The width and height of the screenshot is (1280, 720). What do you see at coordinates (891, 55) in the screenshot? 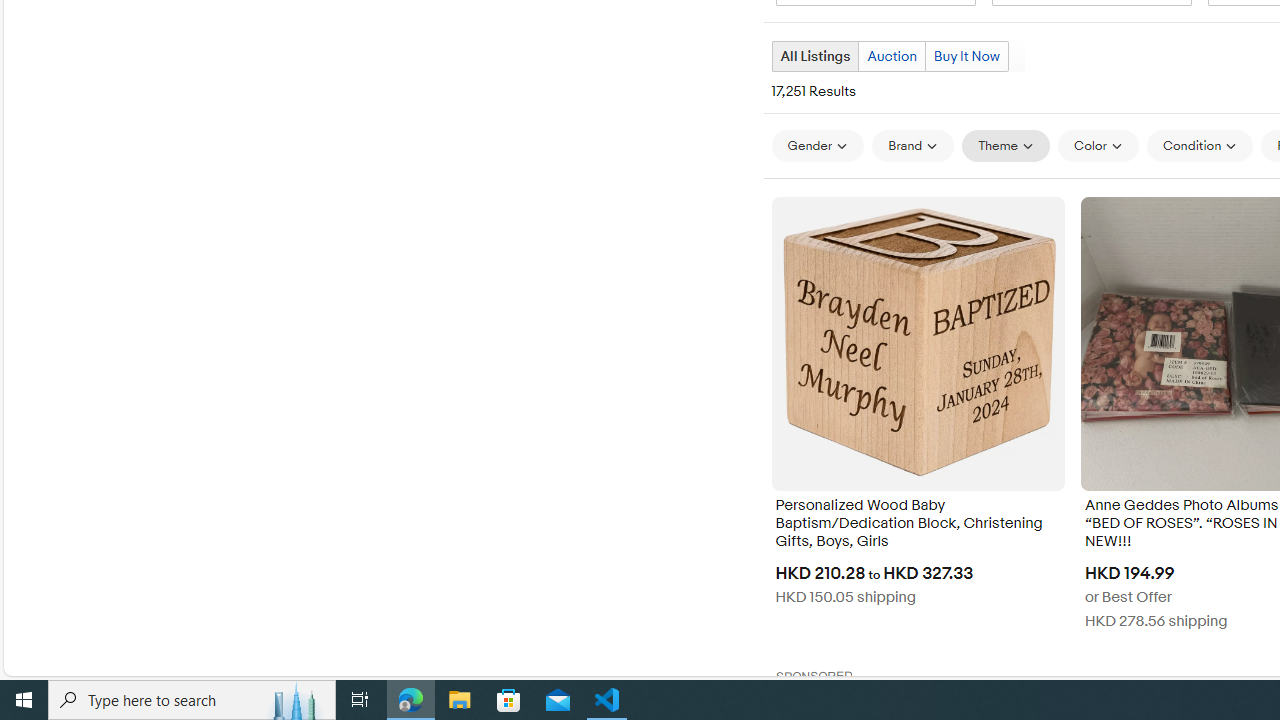
I see `'Auction'` at bounding box center [891, 55].